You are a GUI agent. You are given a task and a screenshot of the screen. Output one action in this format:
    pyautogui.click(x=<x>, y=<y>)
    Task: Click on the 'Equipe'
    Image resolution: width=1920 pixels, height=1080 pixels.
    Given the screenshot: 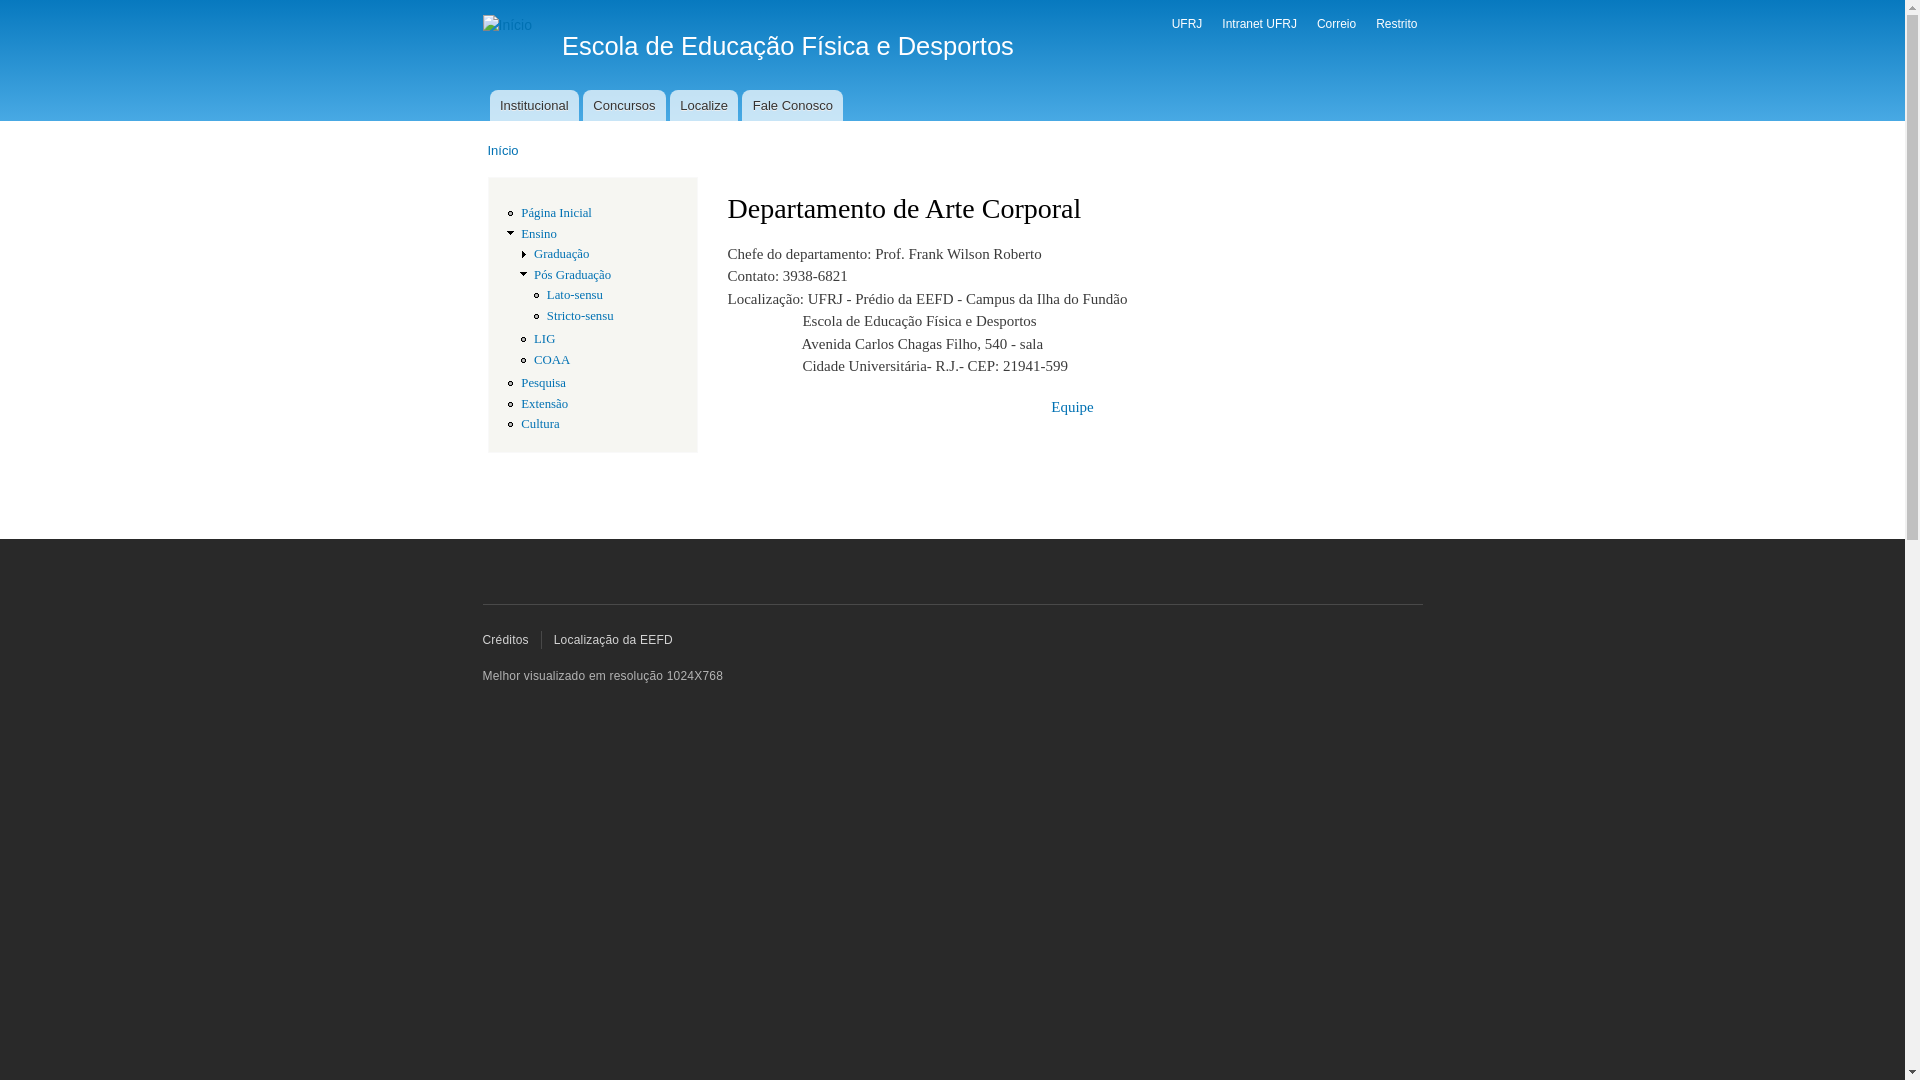 What is the action you would take?
    pyautogui.click(x=1070, y=406)
    